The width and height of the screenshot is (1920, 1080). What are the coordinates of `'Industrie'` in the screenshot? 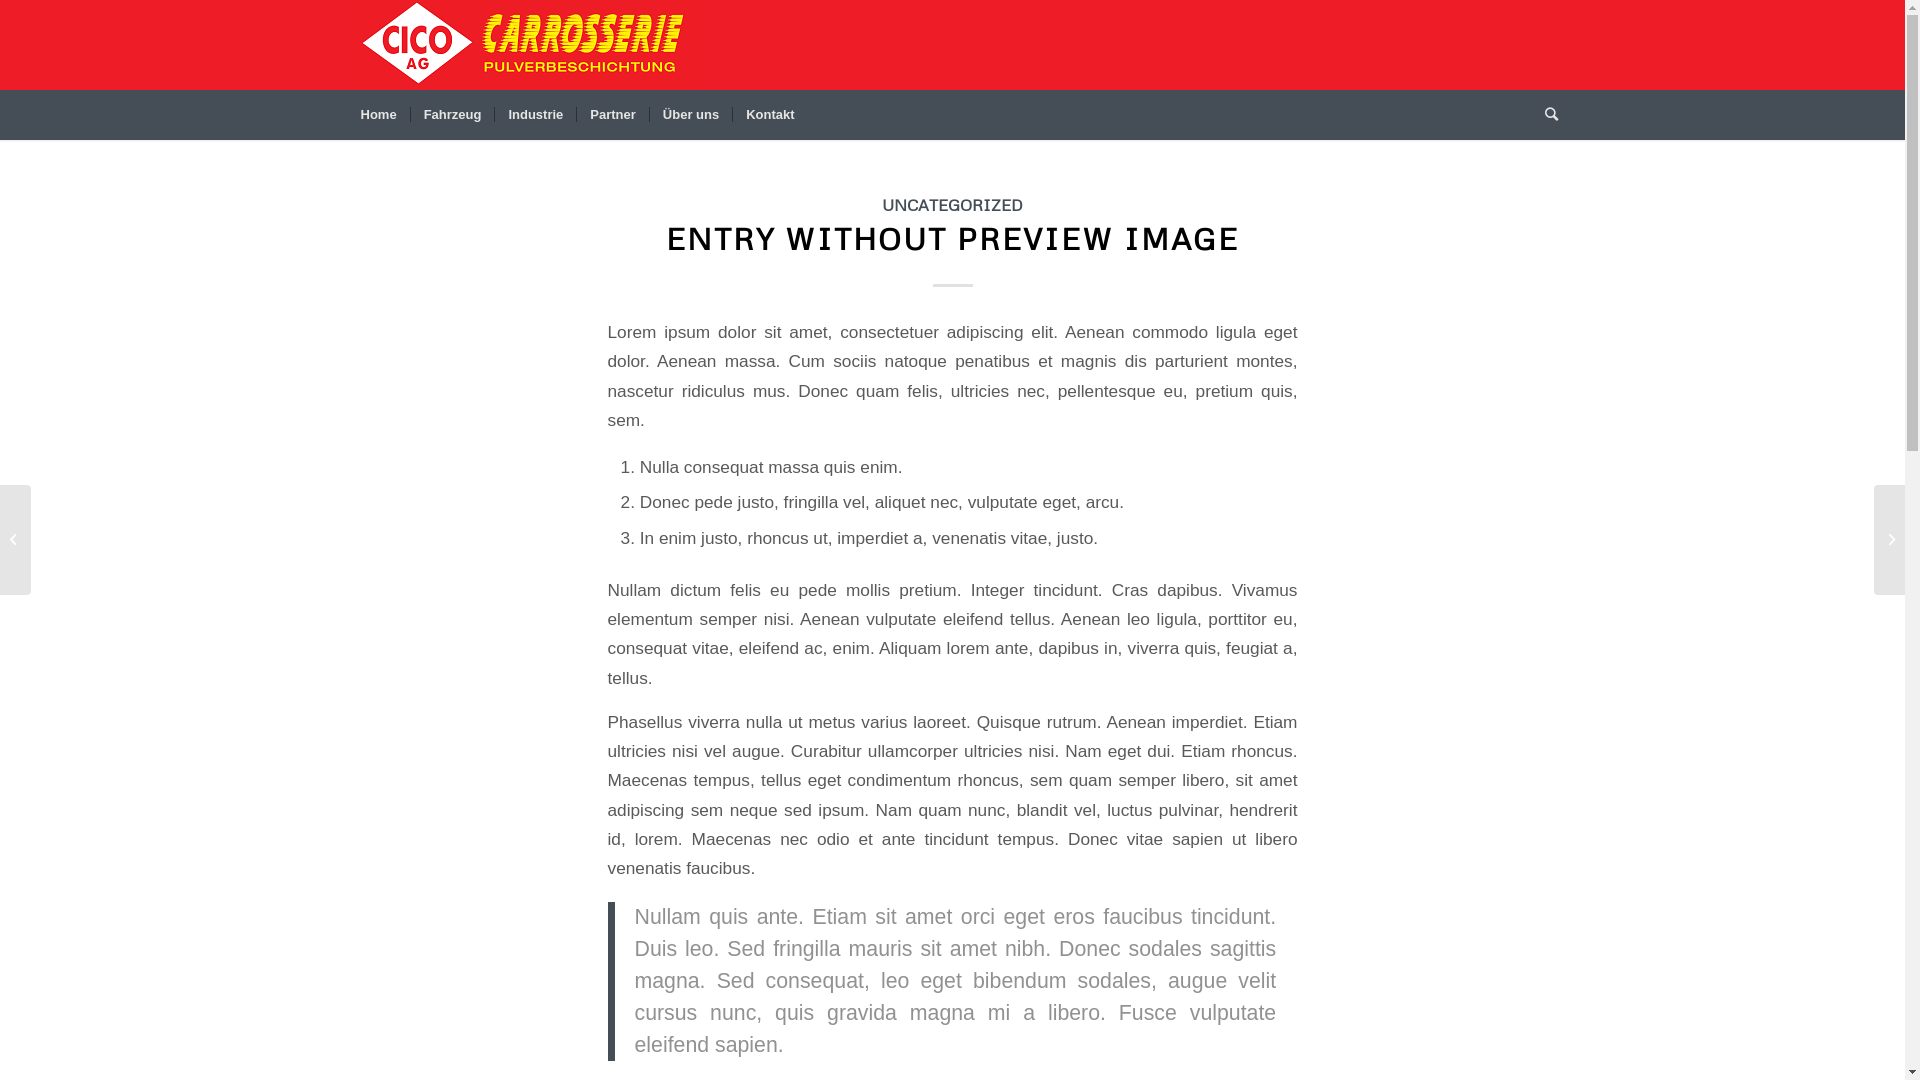 It's located at (534, 115).